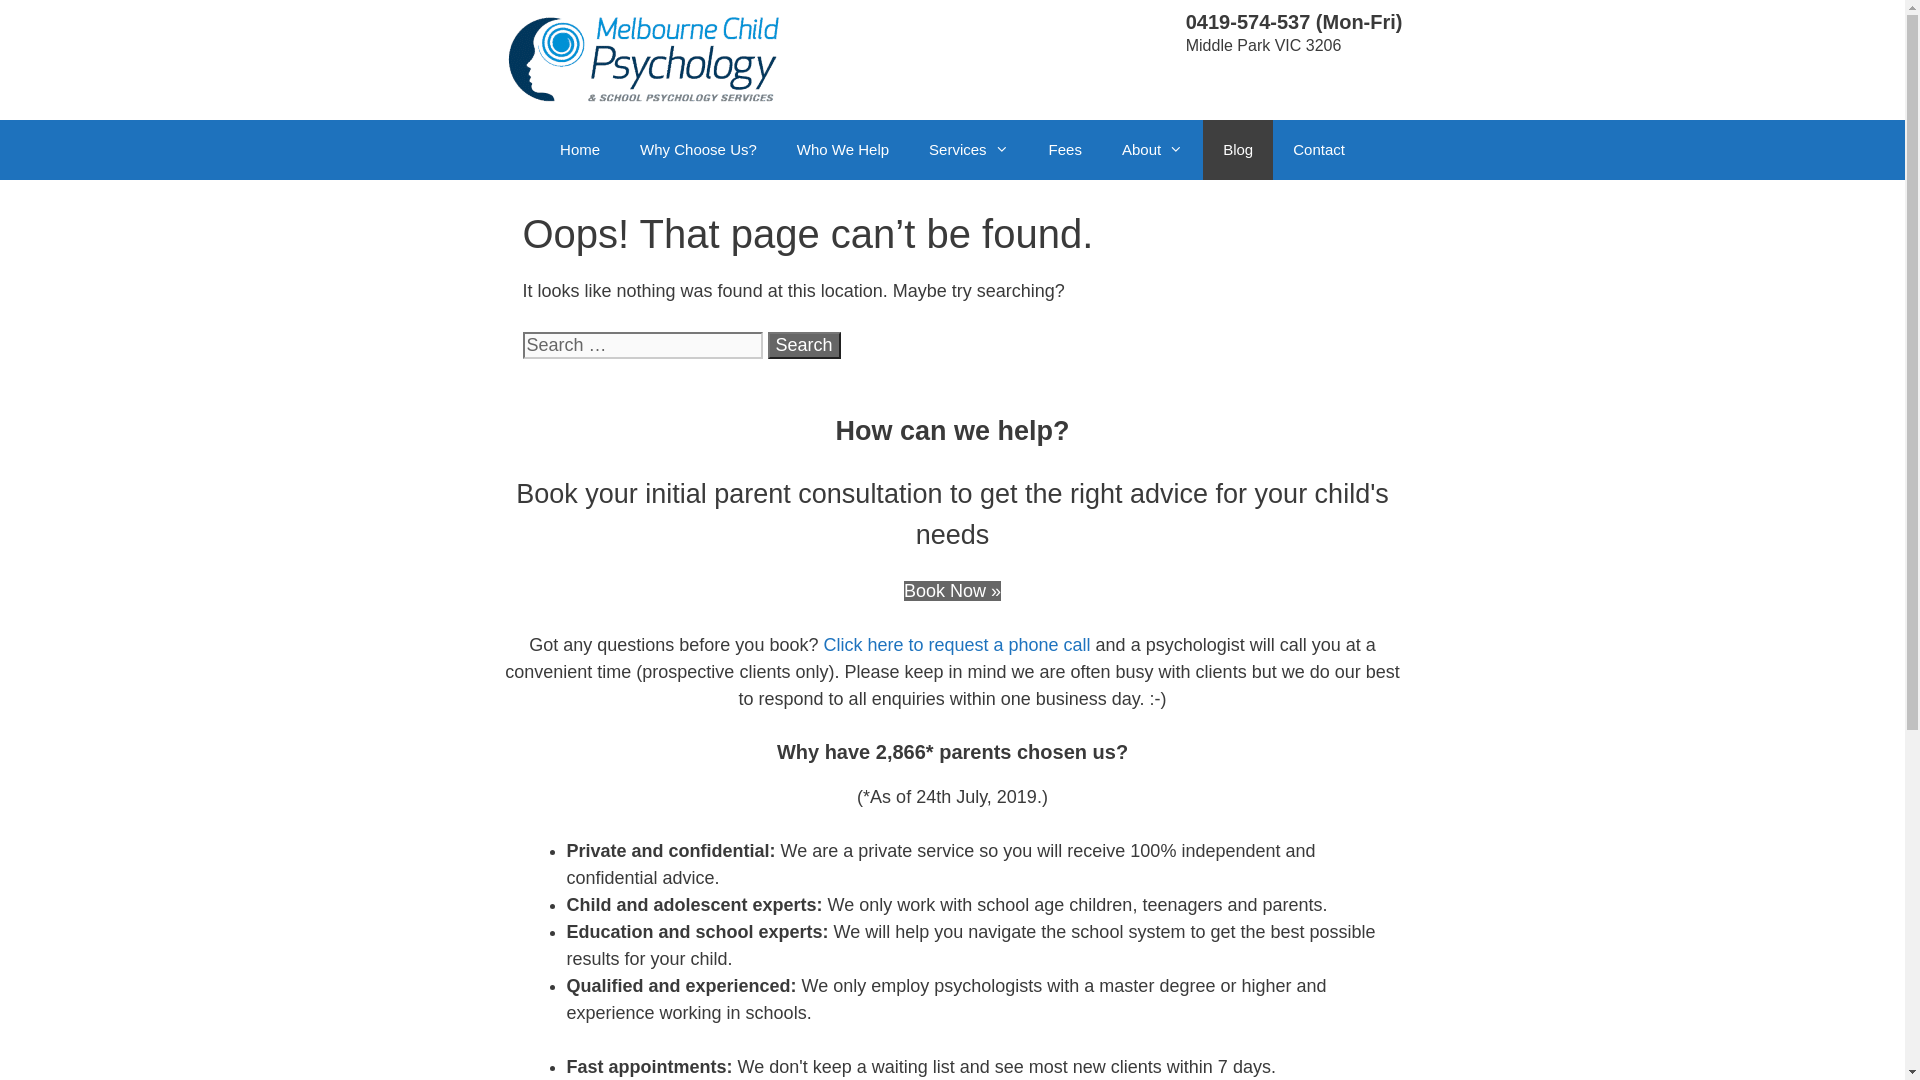  What do you see at coordinates (642, 344) in the screenshot?
I see `'Search for:'` at bounding box center [642, 344].